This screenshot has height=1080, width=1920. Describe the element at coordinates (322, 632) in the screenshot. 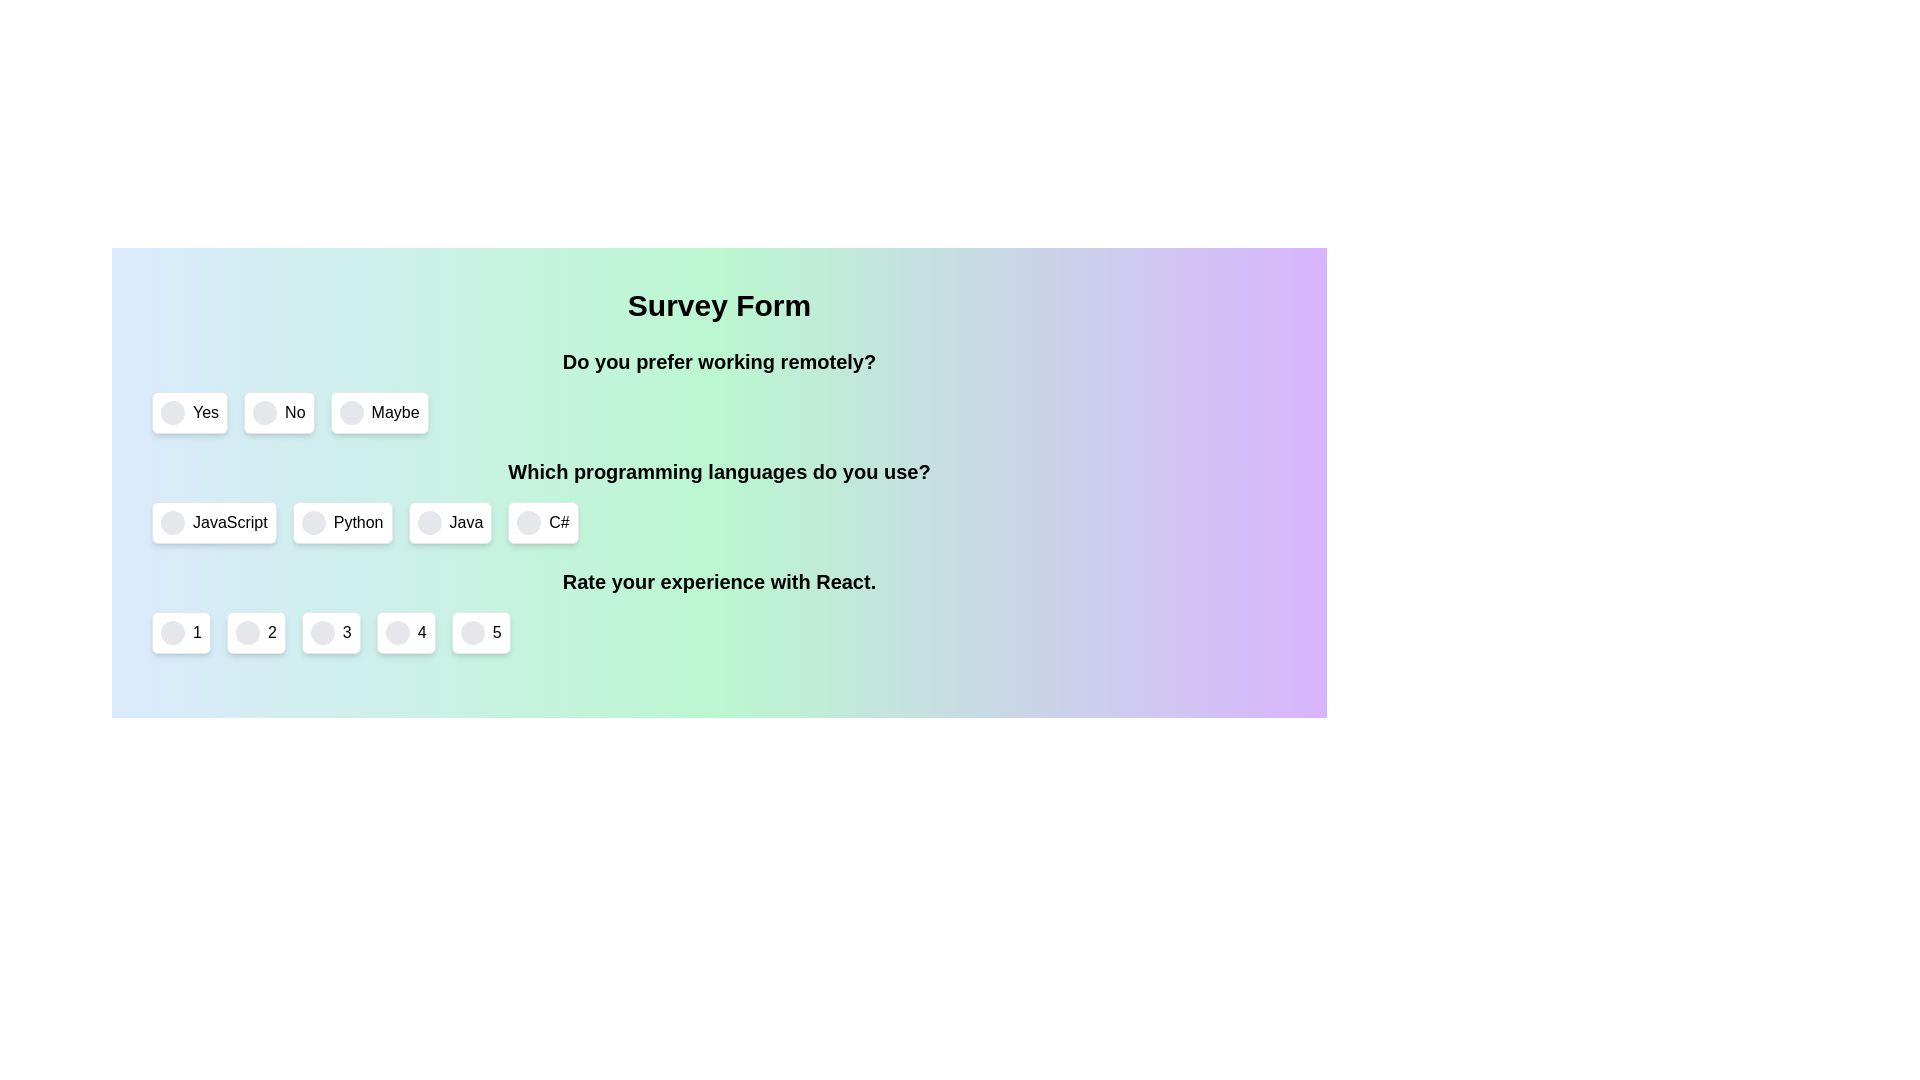

I see `the third circular button with a gray background in the rating scale under the 'Rate your experience with React.' section` at that location.